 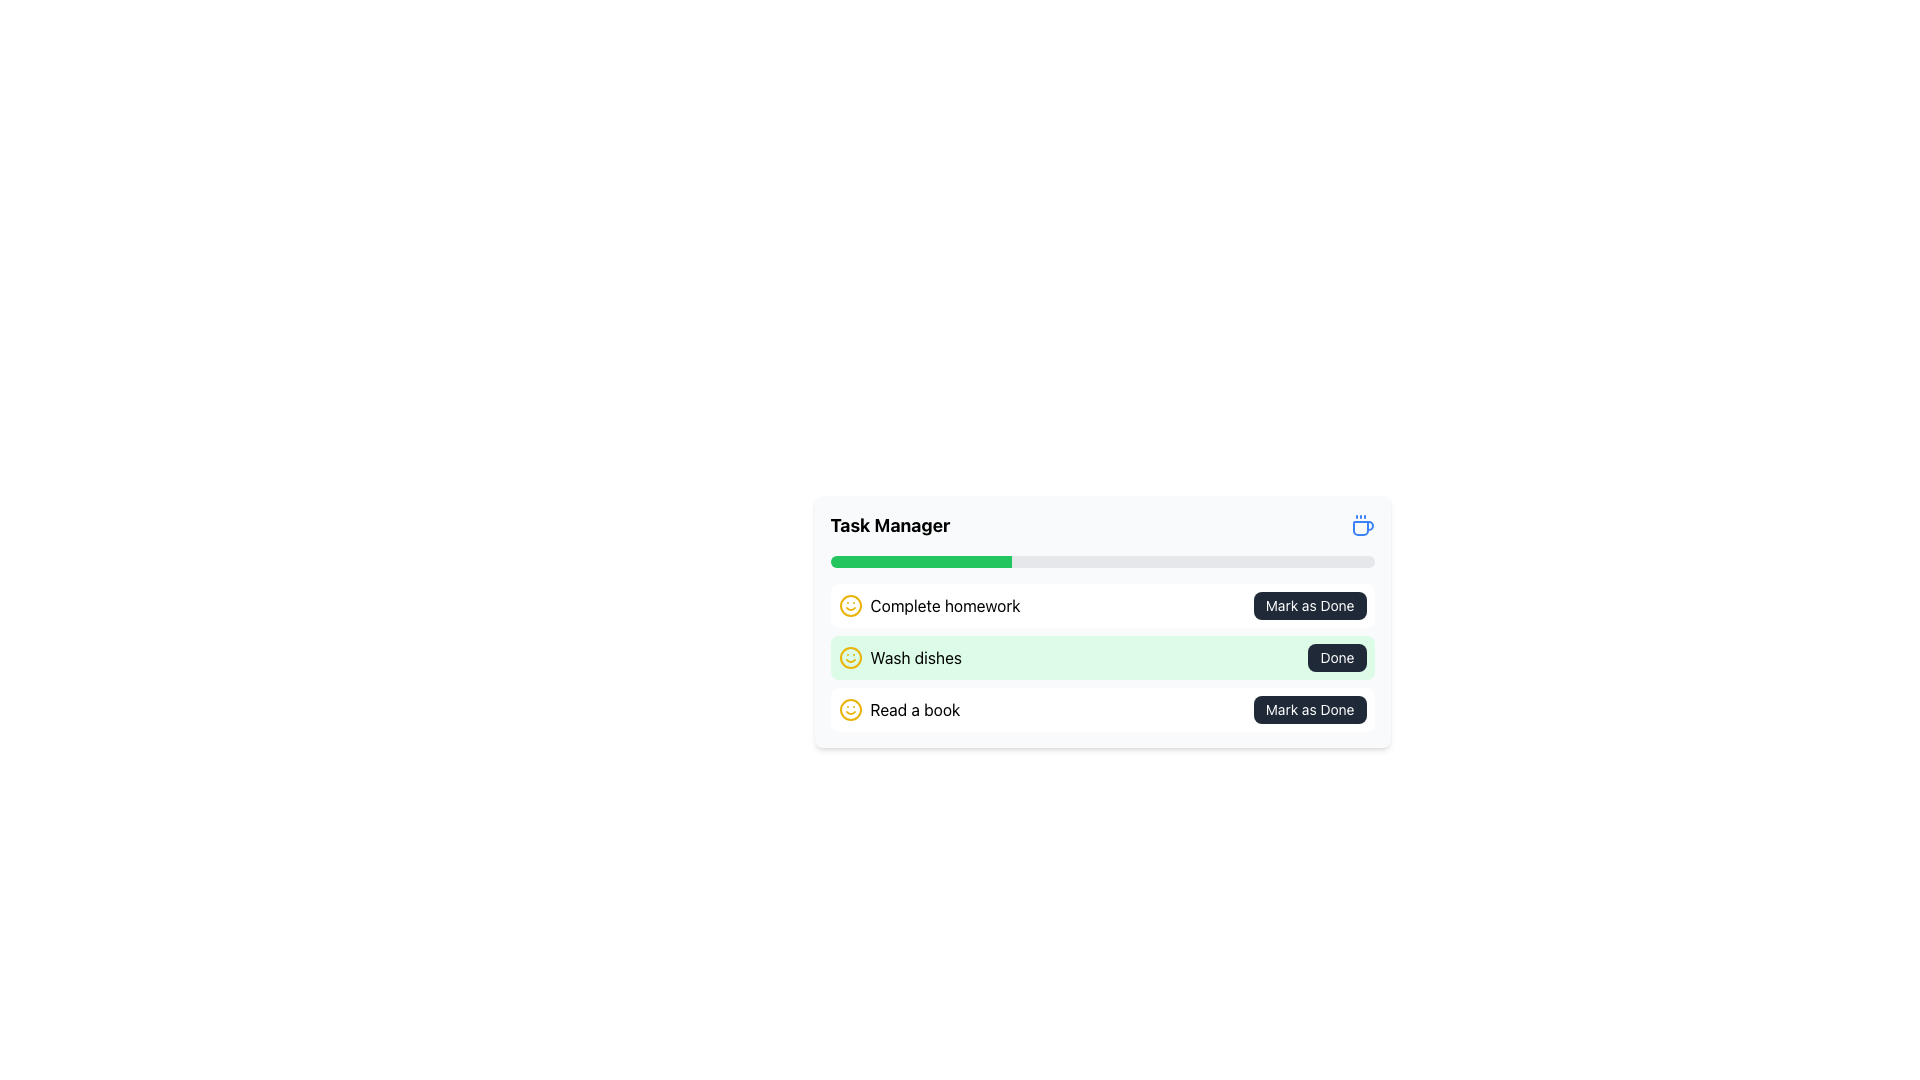 I want to click on the 'Mark as Done' button, which is a rounded rectangular button with a dark gray background, aligned to the right of the 'Complete homework' task row, so click(x=1310, y=604).